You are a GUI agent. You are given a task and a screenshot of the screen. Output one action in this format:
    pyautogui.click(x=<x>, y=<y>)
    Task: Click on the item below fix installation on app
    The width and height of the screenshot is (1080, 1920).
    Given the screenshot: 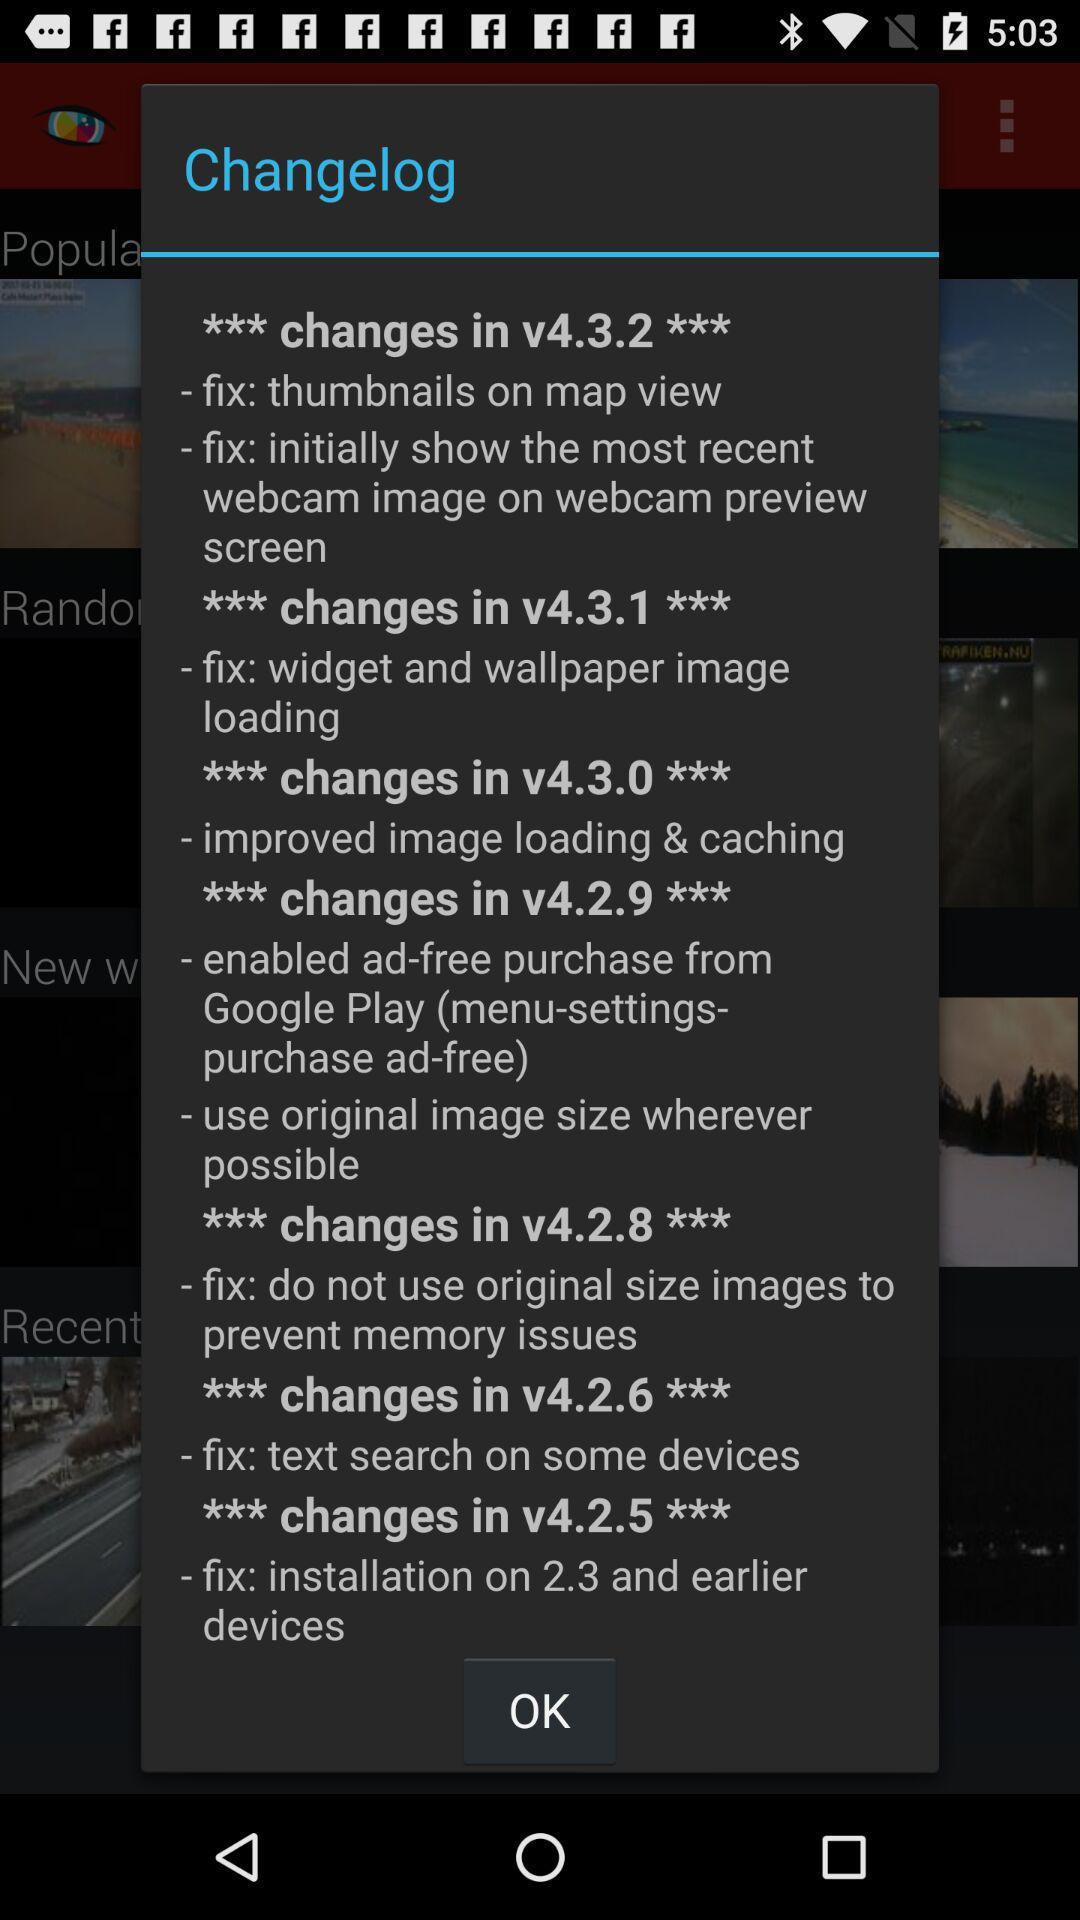 What is the action you would take?
    pyautogui.click(x=538, y=1708)
    